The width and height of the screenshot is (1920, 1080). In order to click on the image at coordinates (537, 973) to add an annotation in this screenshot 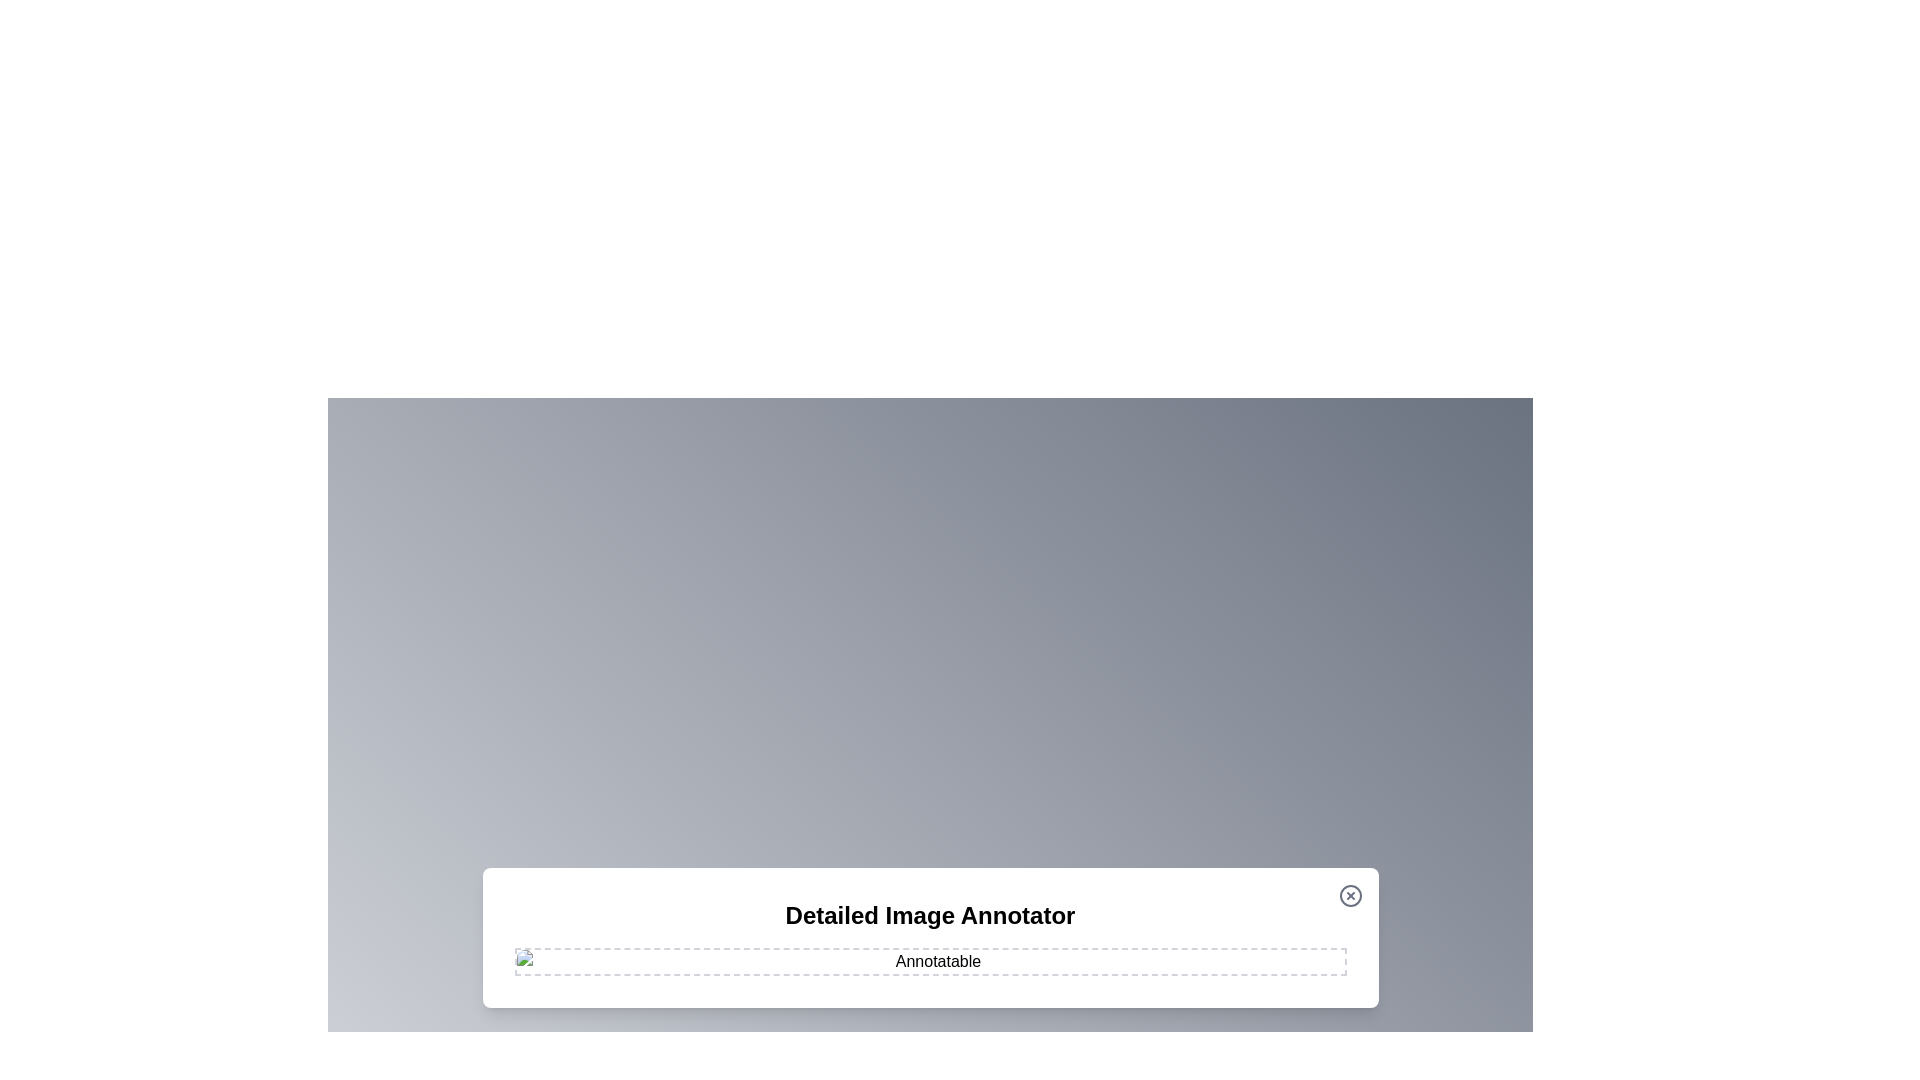, I will do `click(537, 971)`.